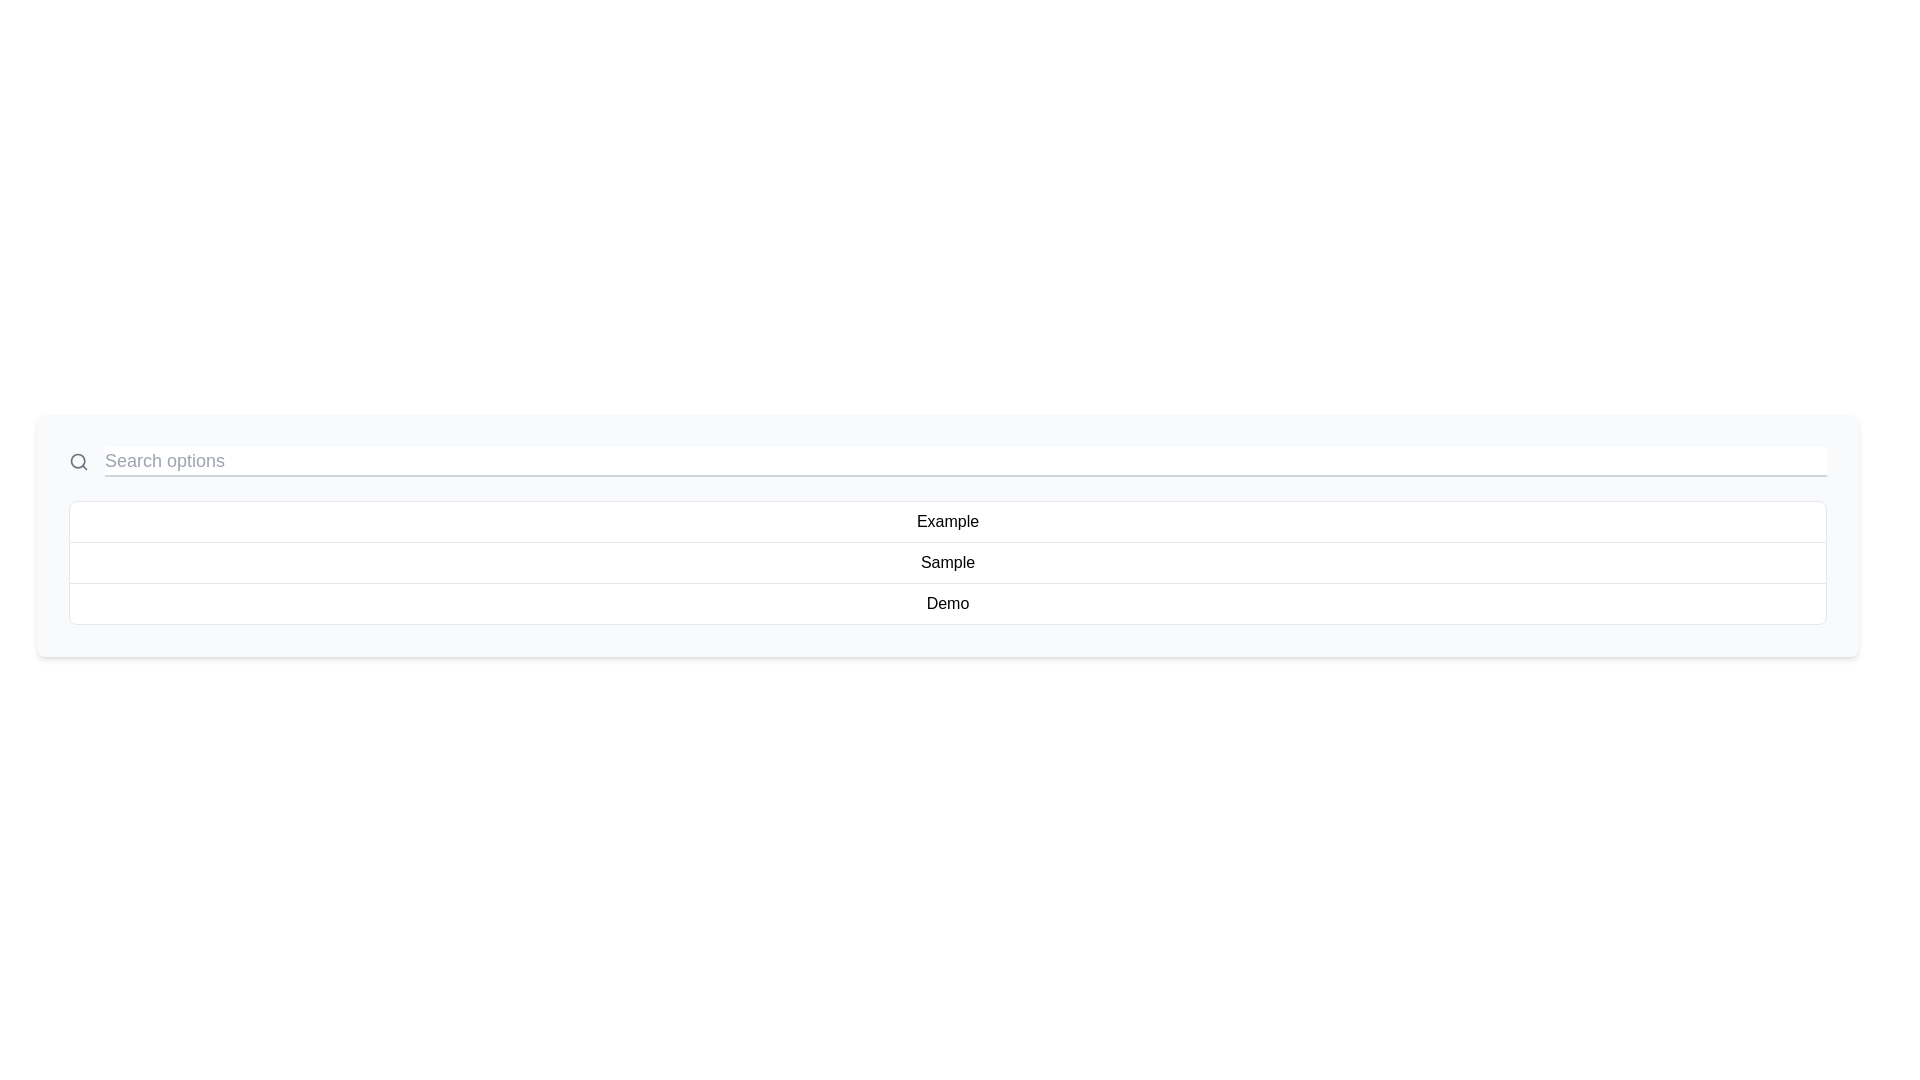 Image resolution: width=1920 pixels, height=1080 pixels. I want to click on the first Textual List Item labeled 'Example', so click(947, 520).